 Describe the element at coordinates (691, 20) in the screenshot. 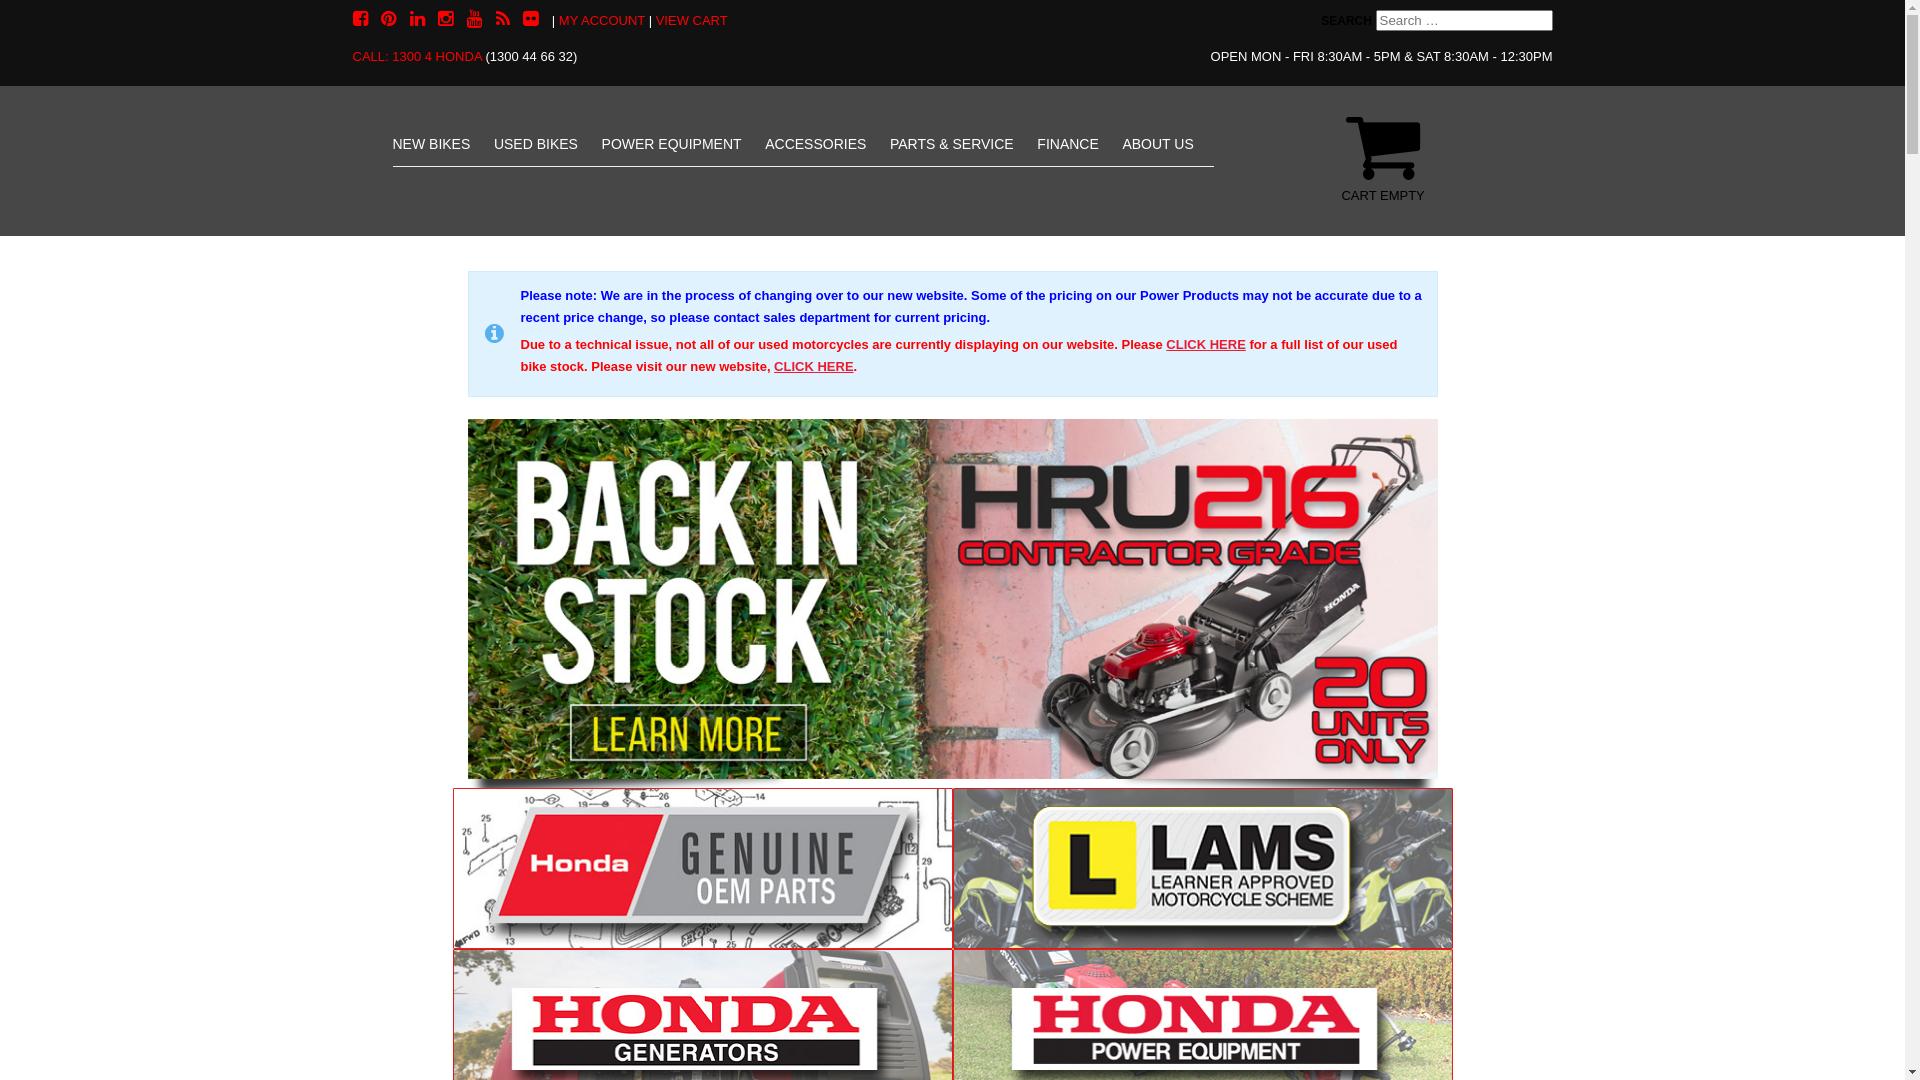

I see `'VIEW CART'` at that location.